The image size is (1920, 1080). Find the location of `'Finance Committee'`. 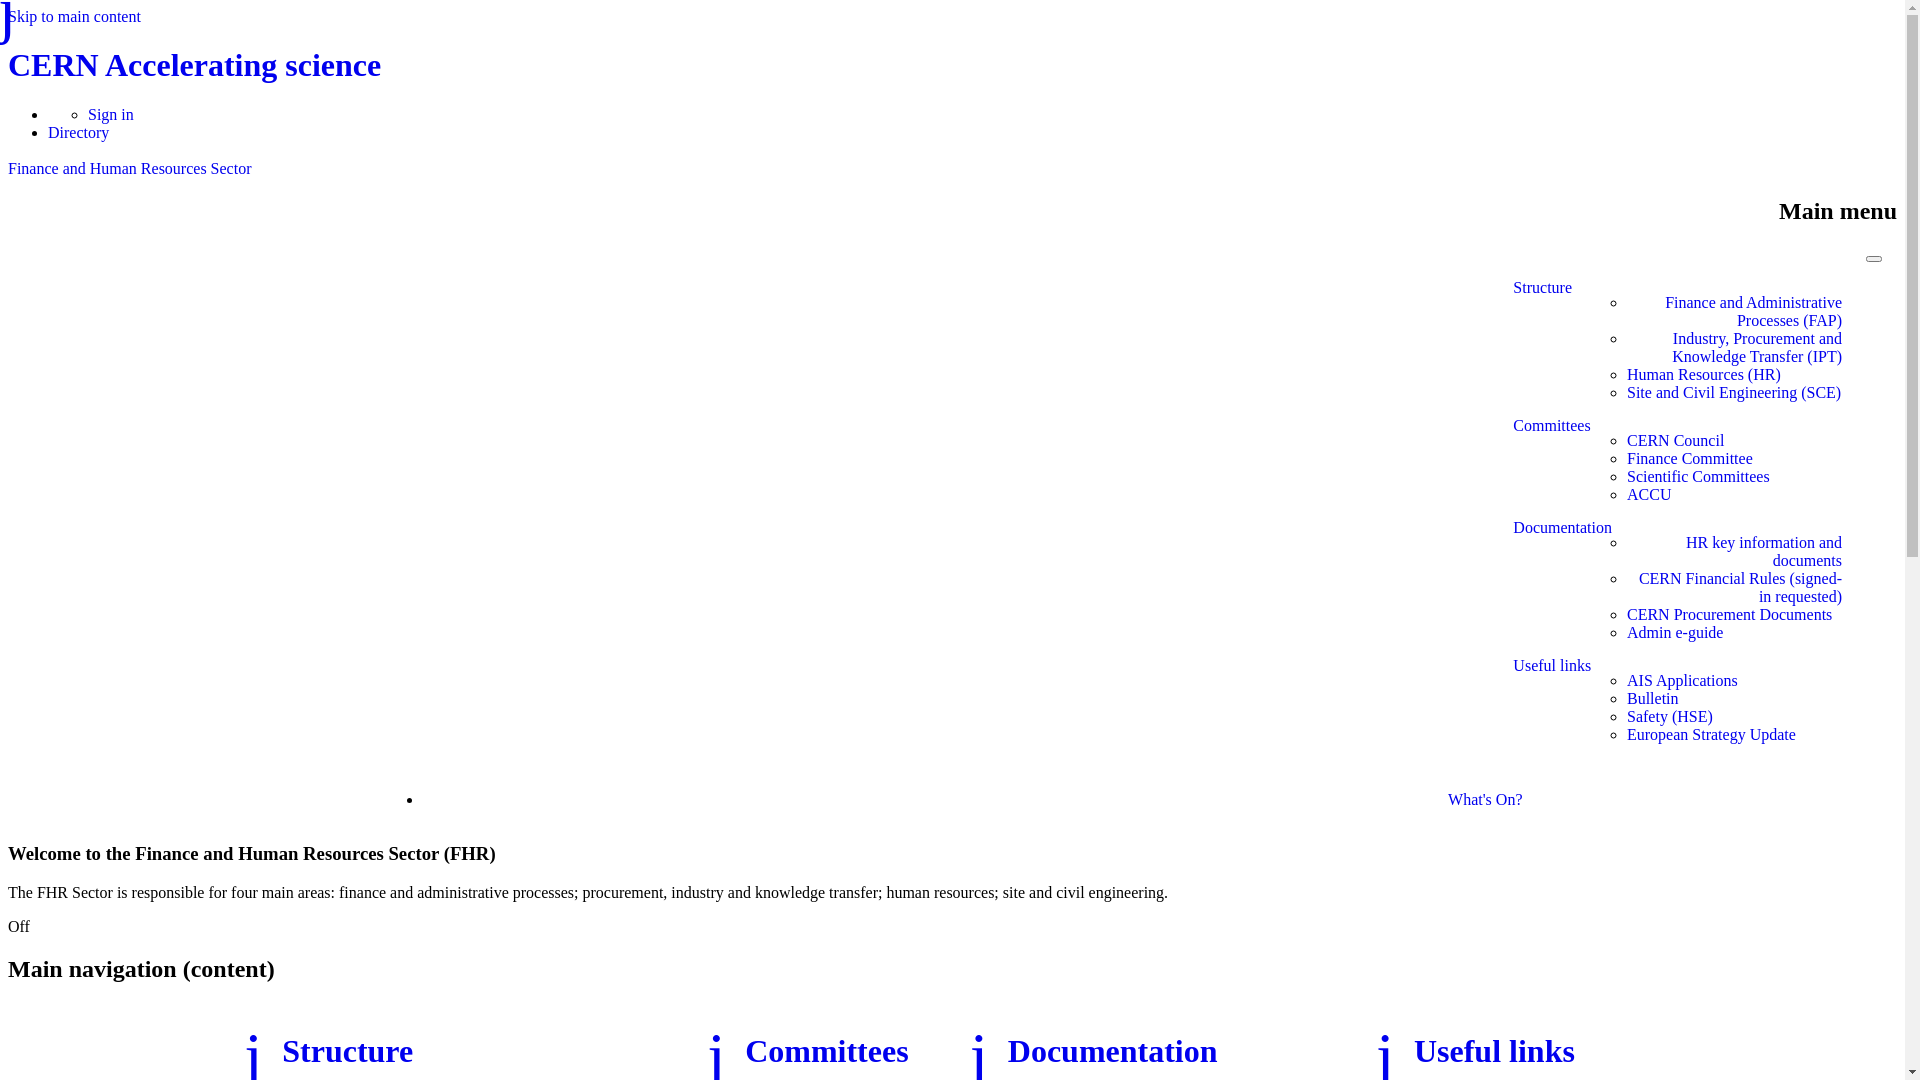

'Finance Committee' is located at coordinates (1688, 459).